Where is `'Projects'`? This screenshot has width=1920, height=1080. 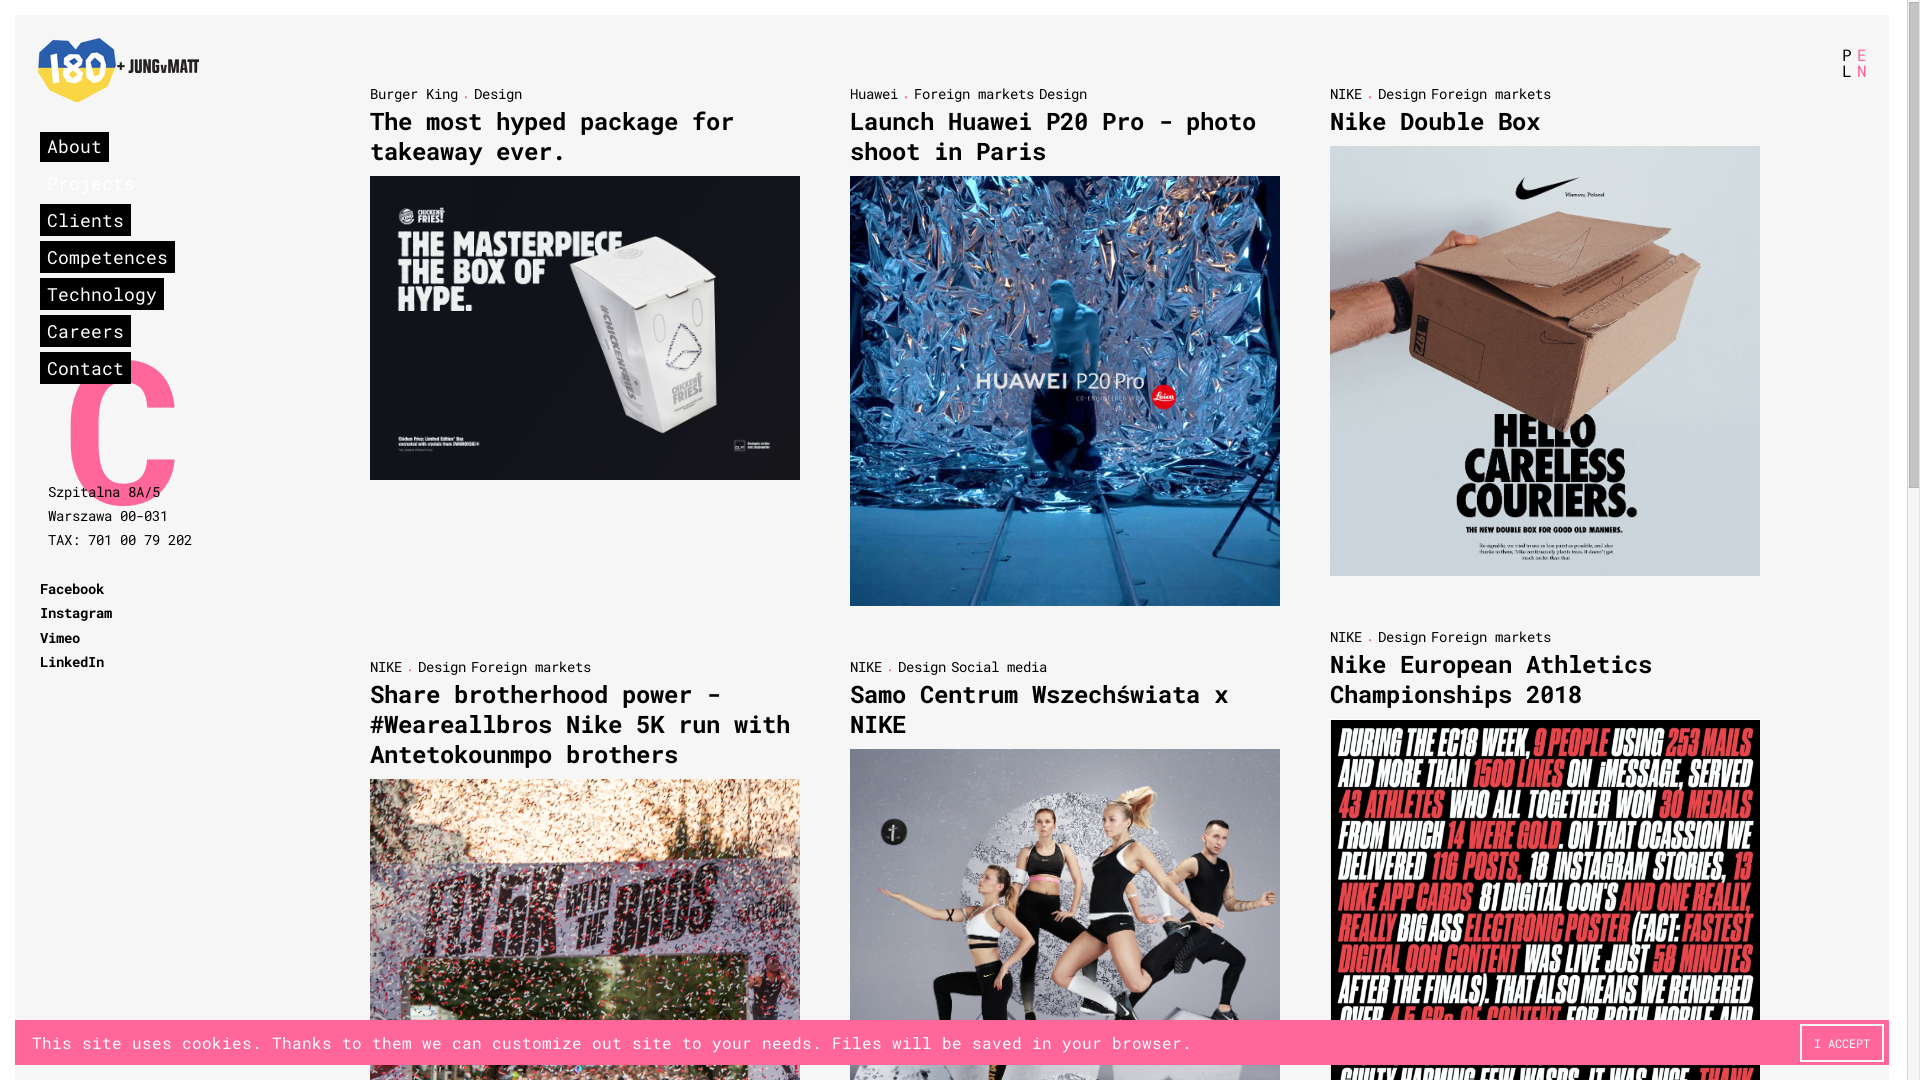 'Projects' is located at coordinates (90, 185).